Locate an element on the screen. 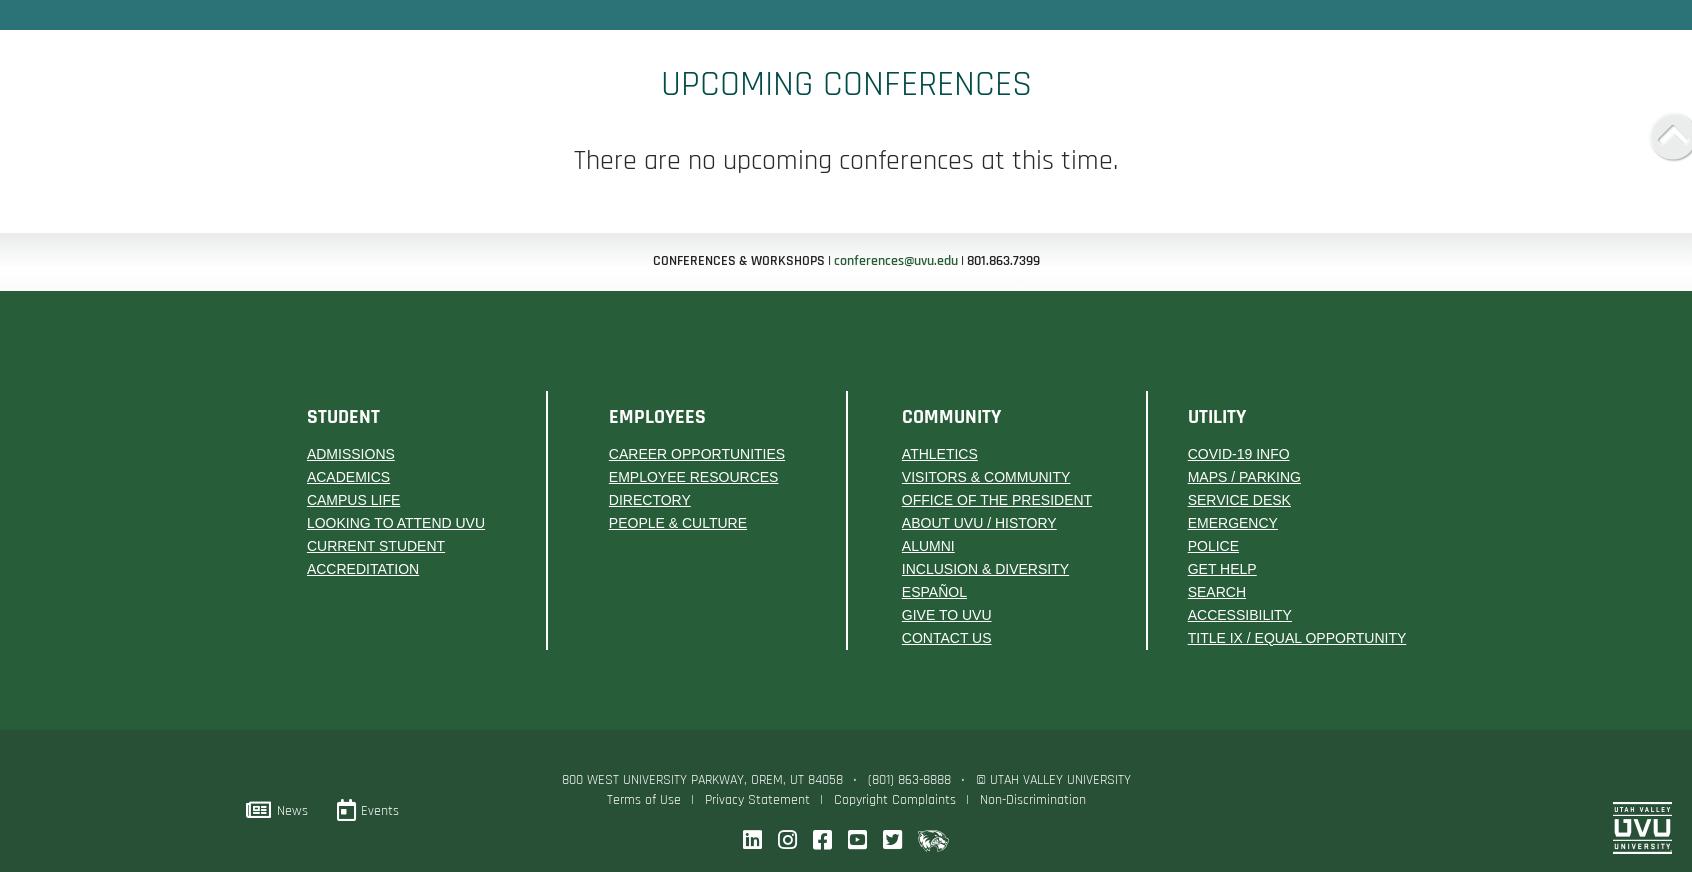 This screenshot has width=1692, height=872. 'Get Help' is located at coordinates (1185, 568).